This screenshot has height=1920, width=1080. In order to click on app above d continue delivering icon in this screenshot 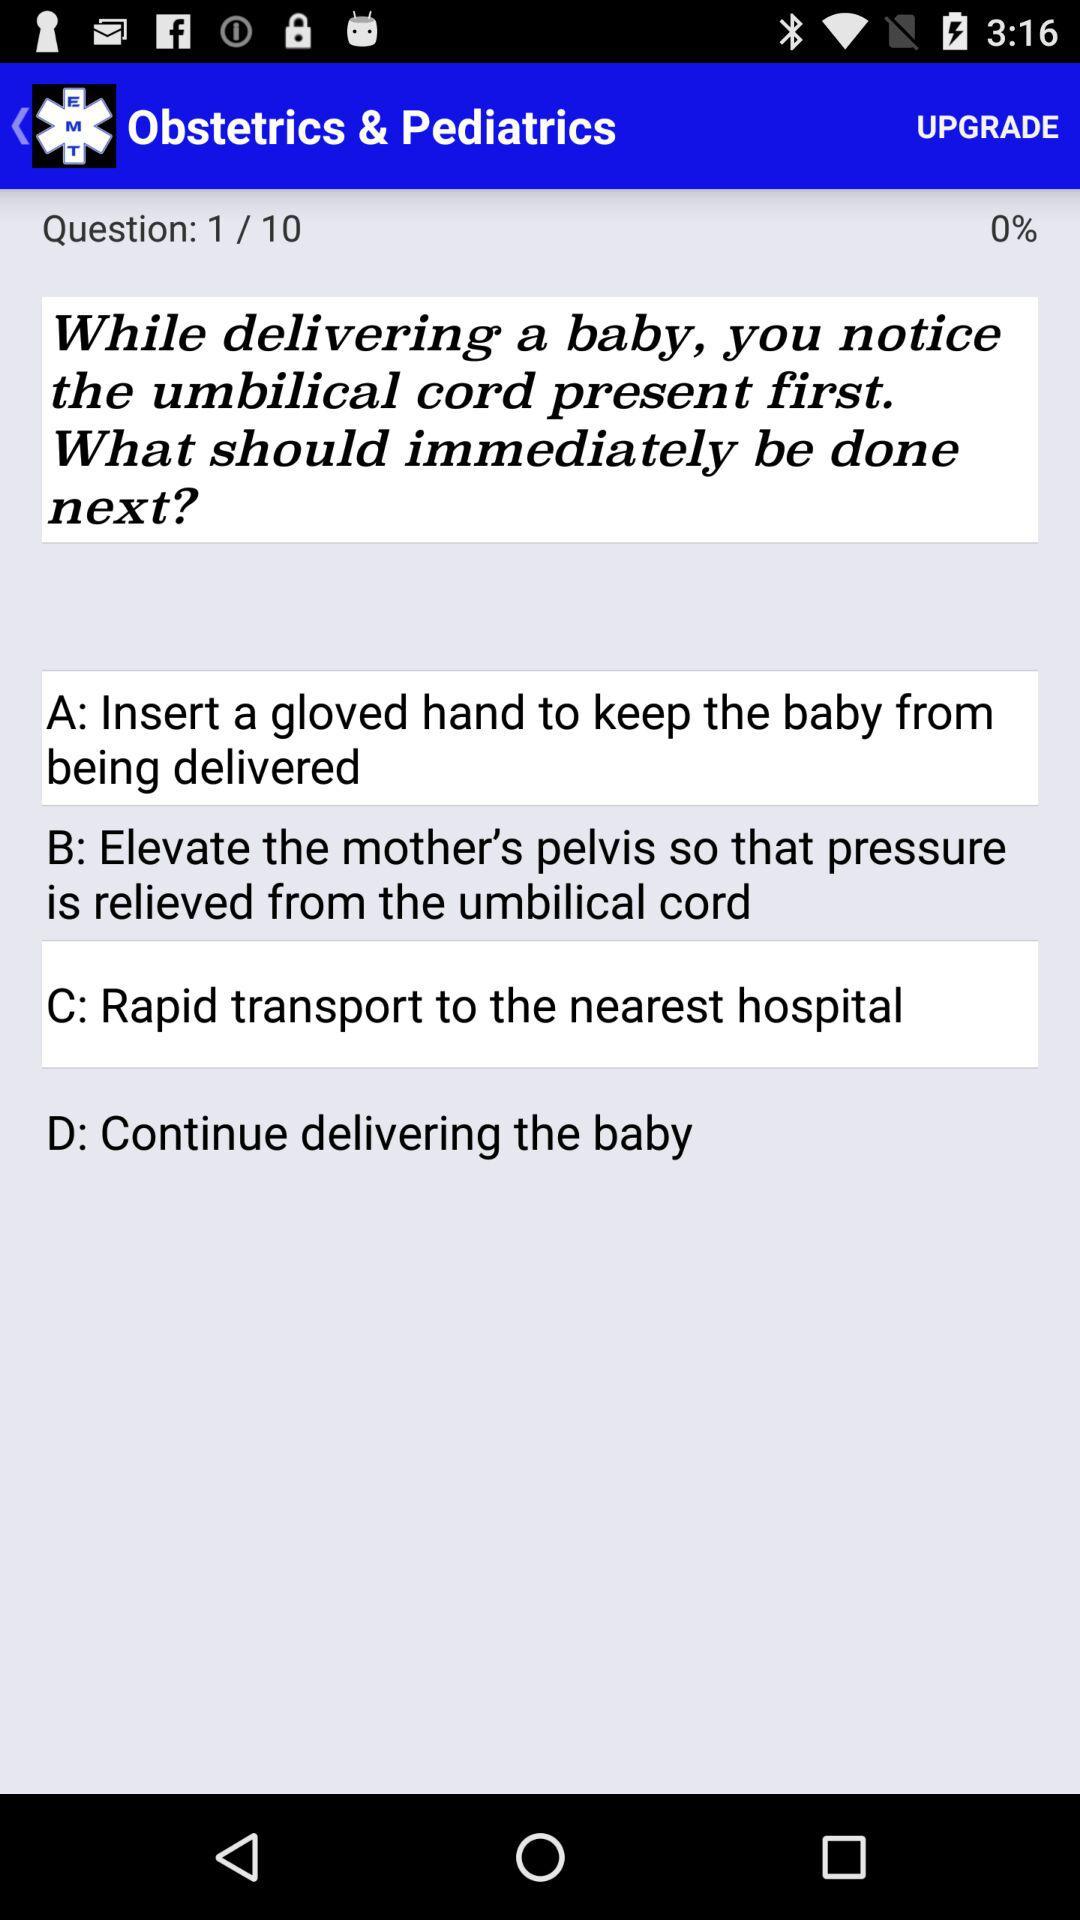, I will do `click(540, 1004)`.